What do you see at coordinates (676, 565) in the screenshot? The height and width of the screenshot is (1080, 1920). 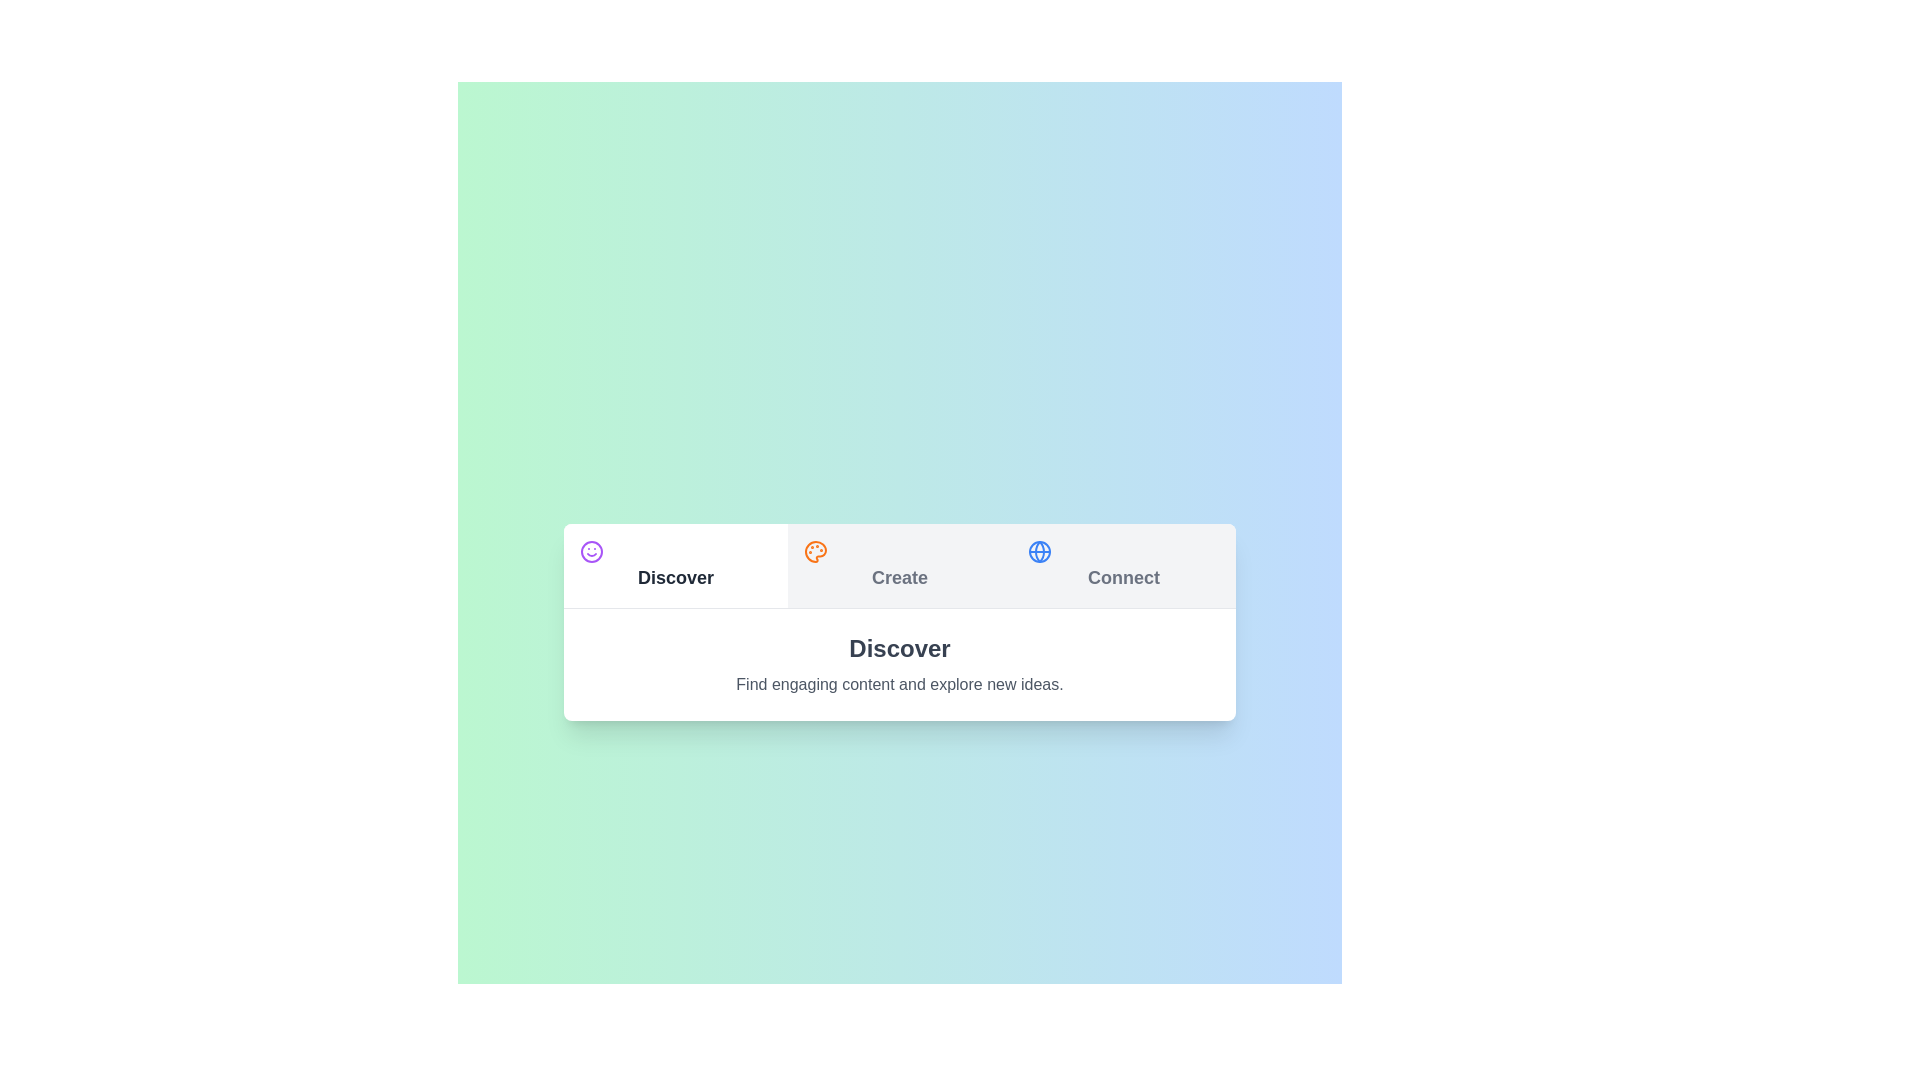 I see `the Discover tab to switch content` at bounding box center [676, 565].